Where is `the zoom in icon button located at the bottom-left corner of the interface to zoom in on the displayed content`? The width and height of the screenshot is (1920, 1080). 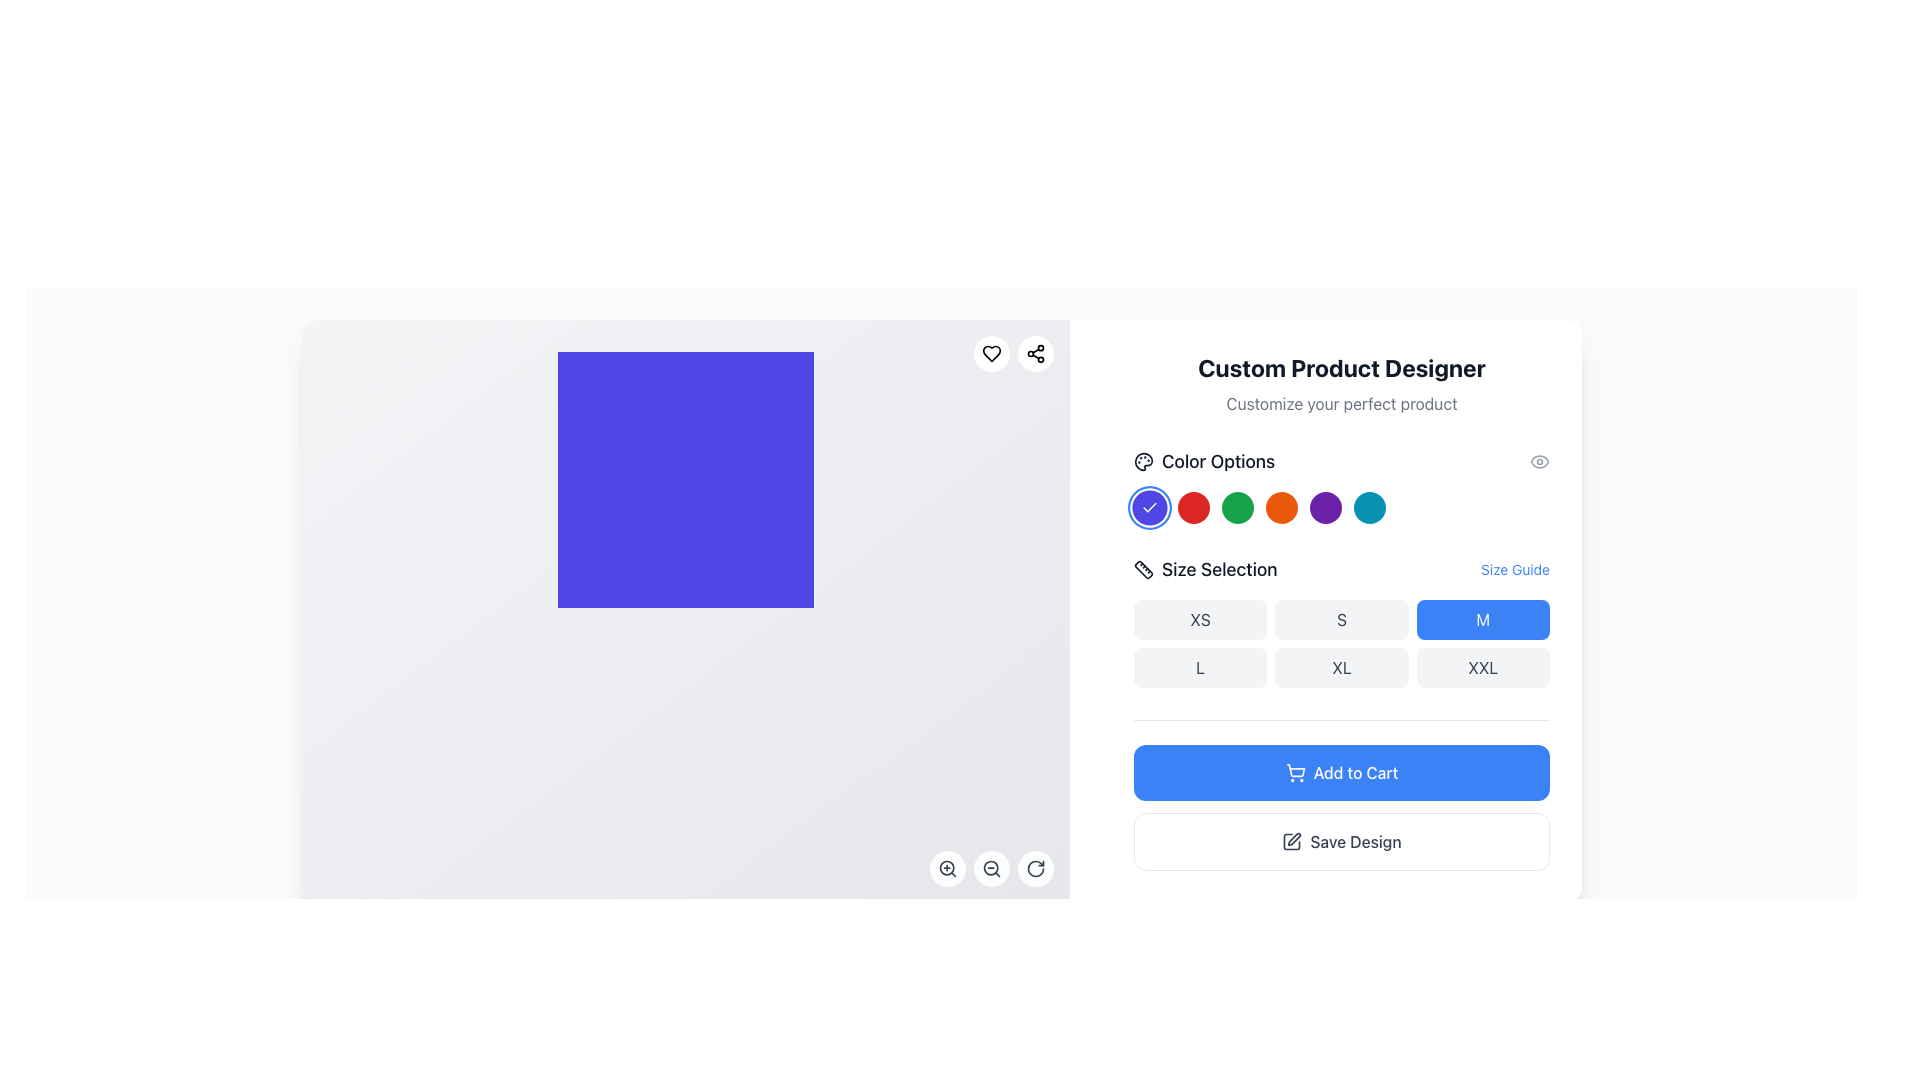
the zoom in icon button located at the bottom-left corner of the interface to zoom in on the displayed content is located at coordinates (947, 867).